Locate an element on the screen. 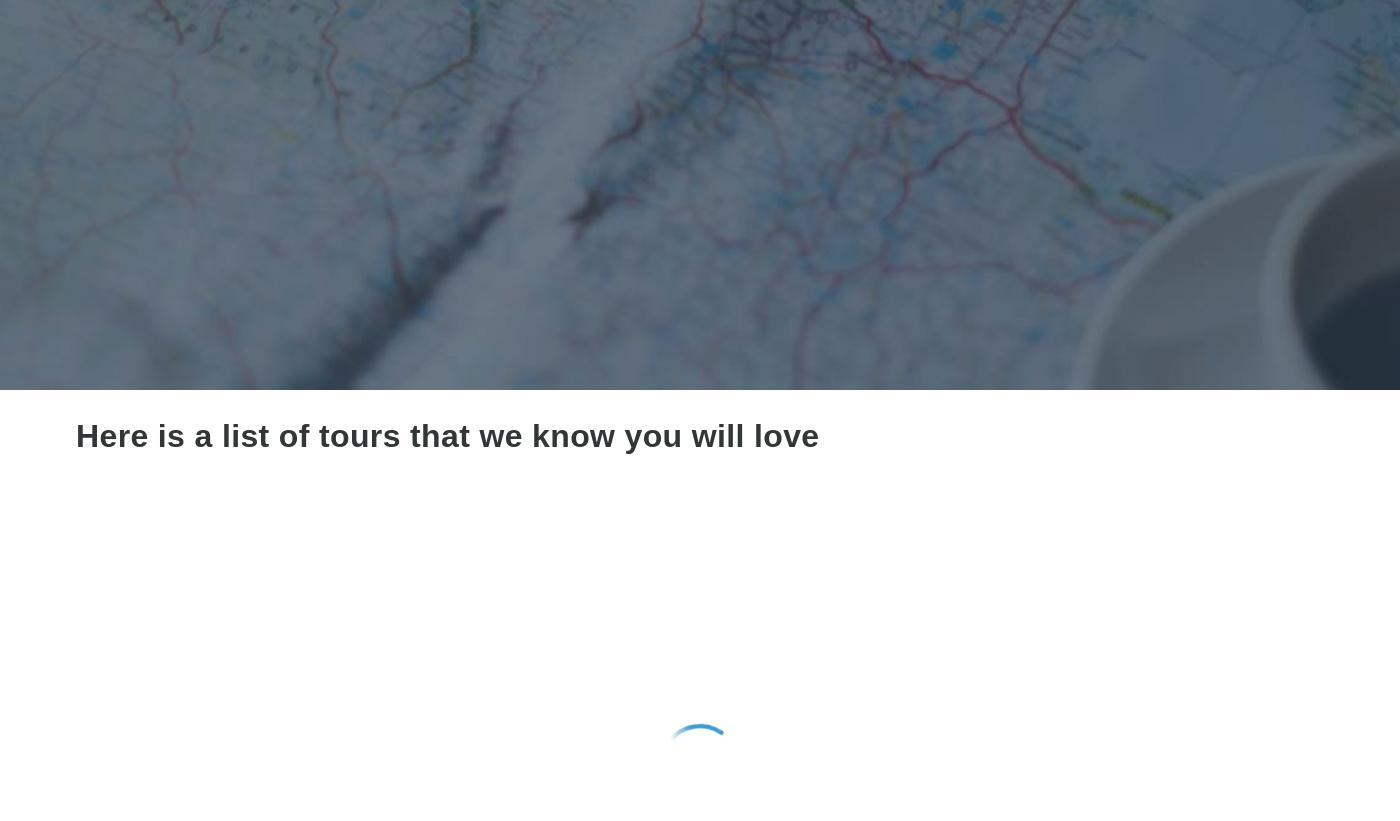 The height and width of the screenshot is (821, 1400). 'Europe Escape - 12 Days' is located at coordinates (76, 716).